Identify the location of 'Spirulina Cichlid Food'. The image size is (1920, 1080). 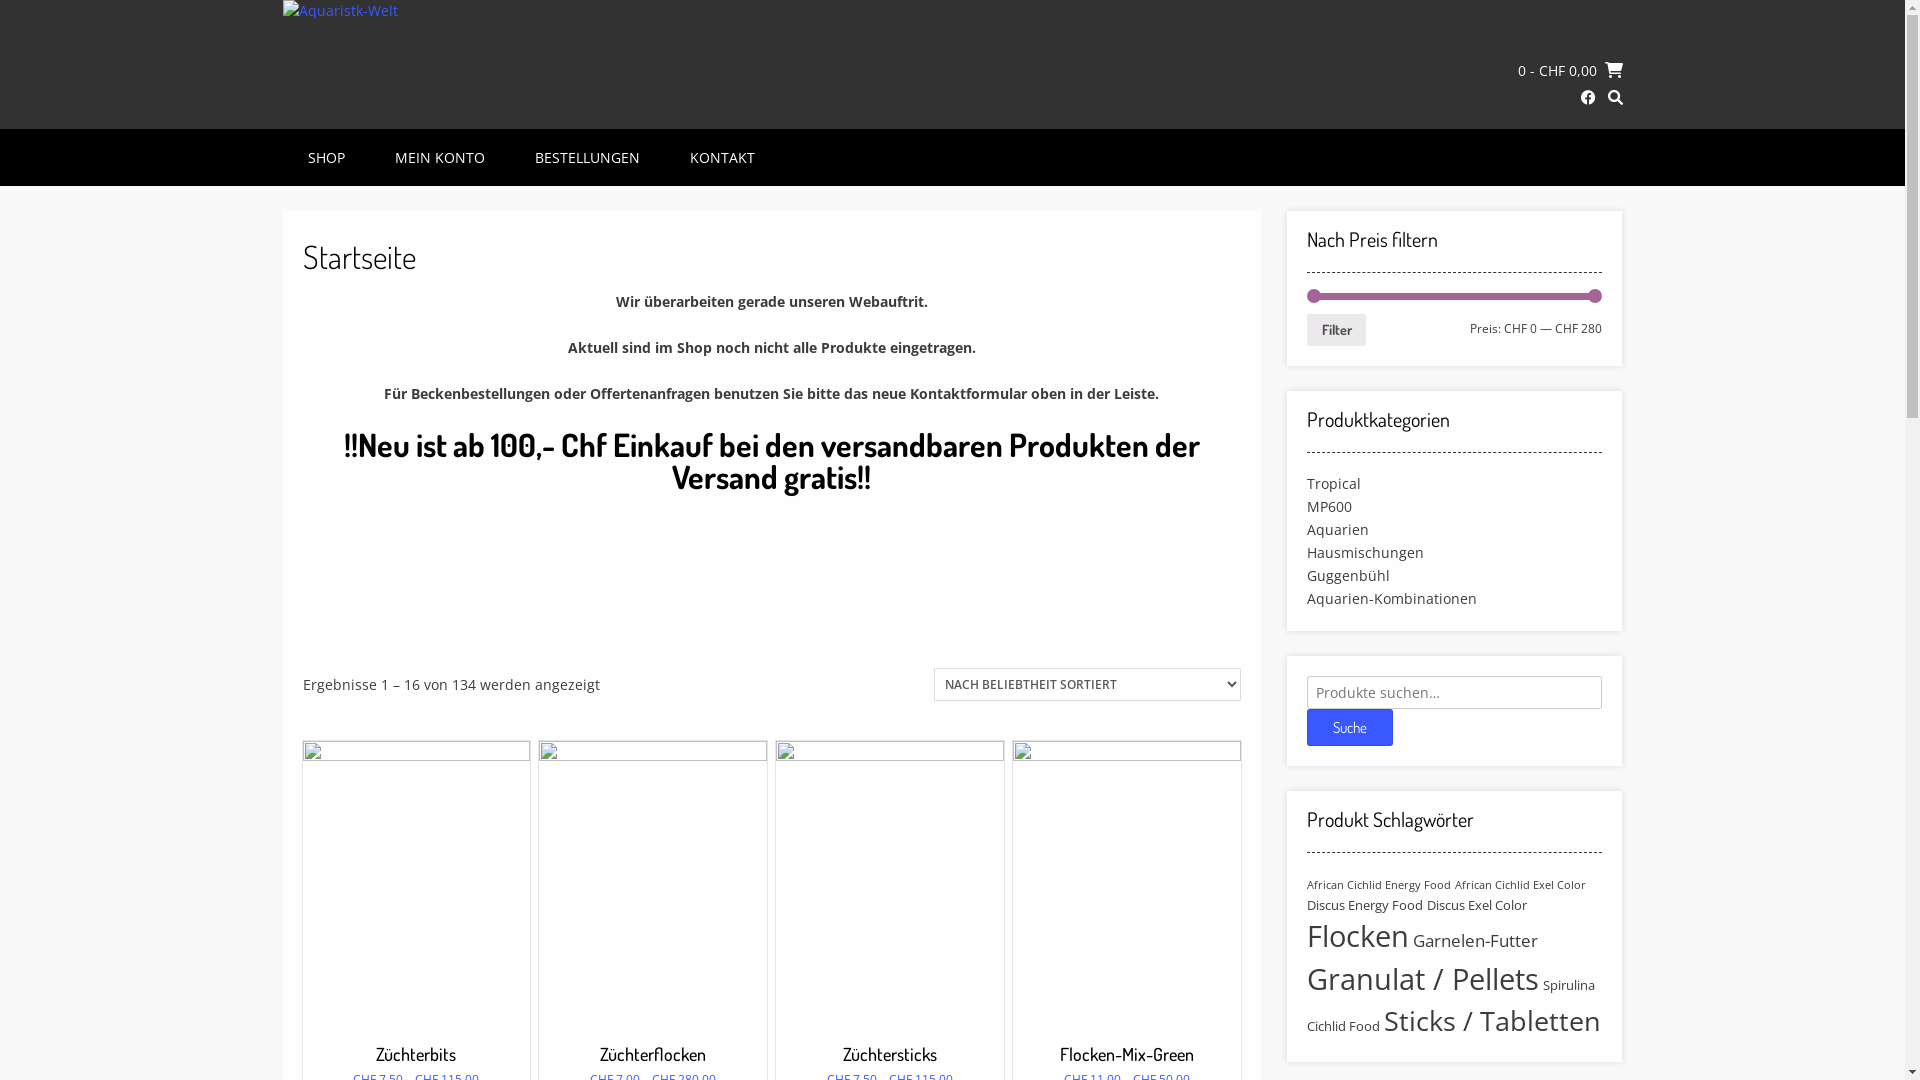
(1450, 1005).